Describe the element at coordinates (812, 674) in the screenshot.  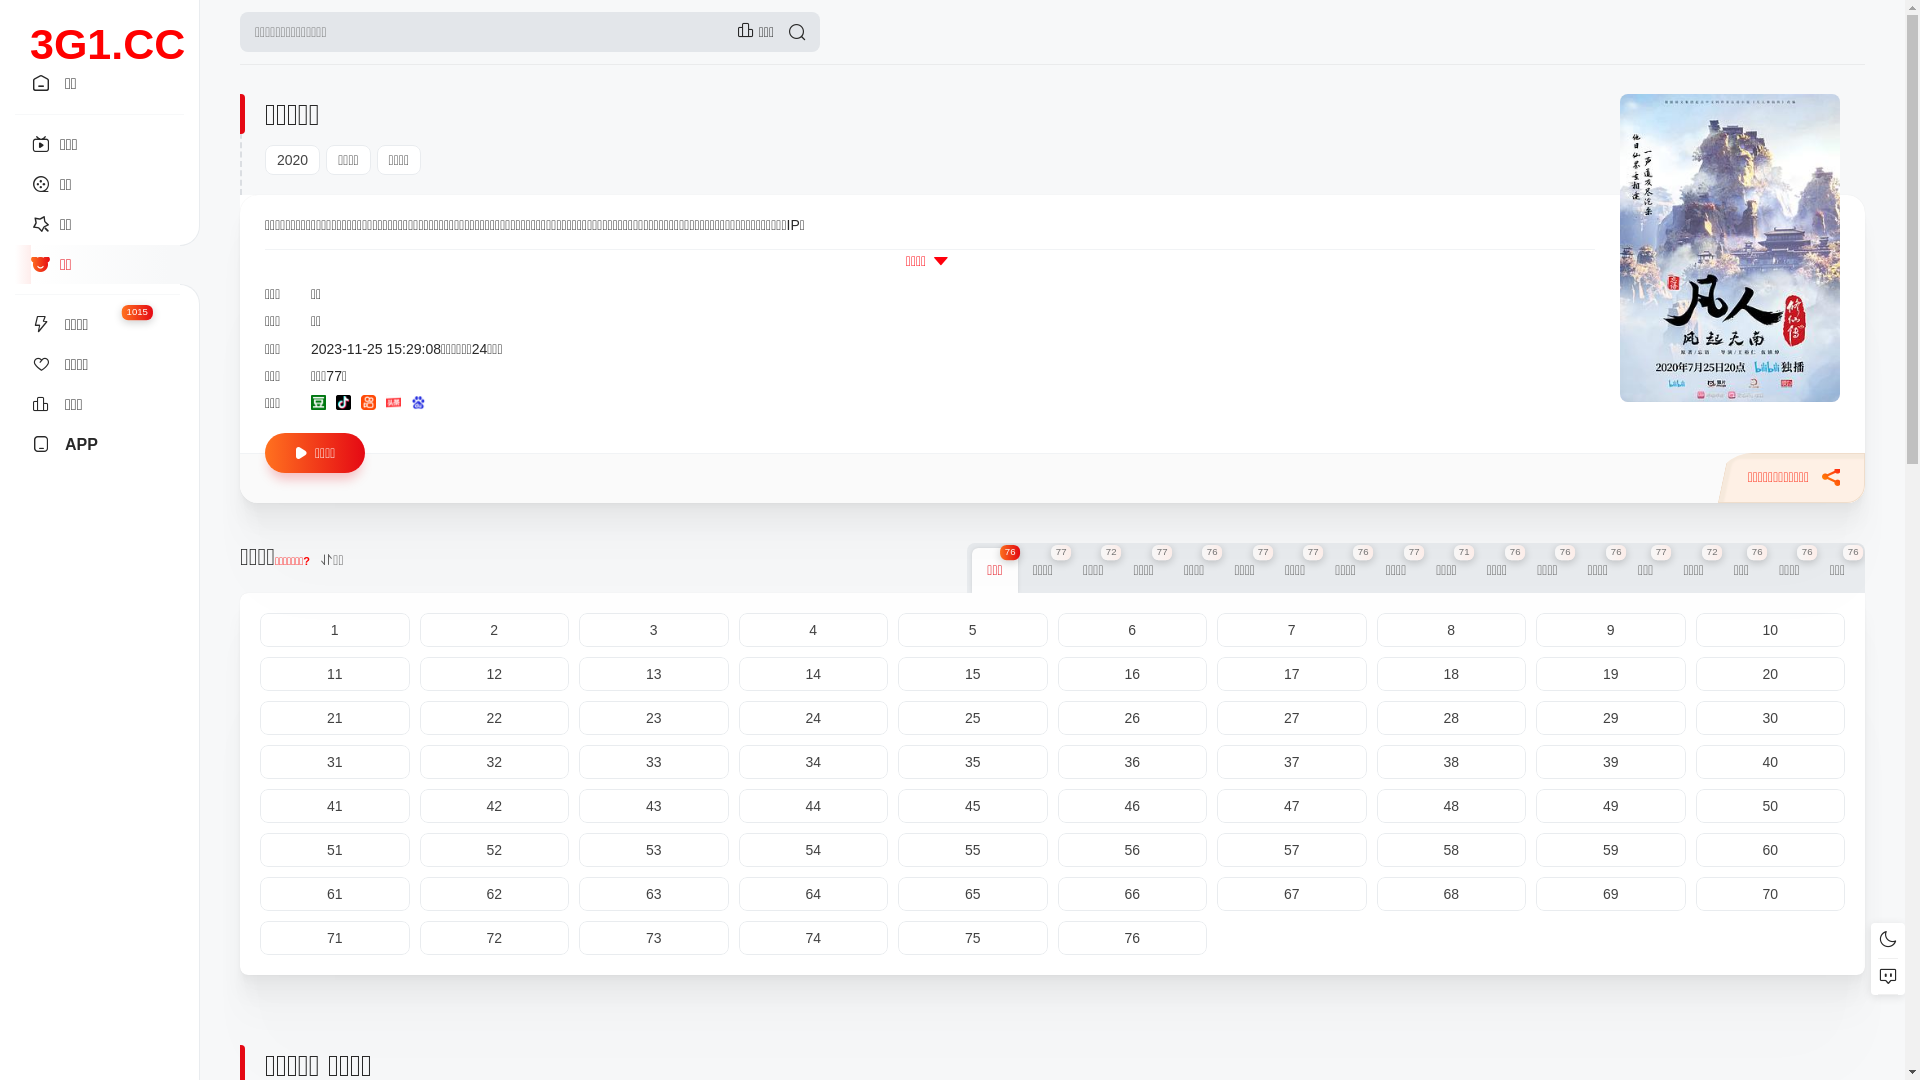
I see `'14'` at that location.